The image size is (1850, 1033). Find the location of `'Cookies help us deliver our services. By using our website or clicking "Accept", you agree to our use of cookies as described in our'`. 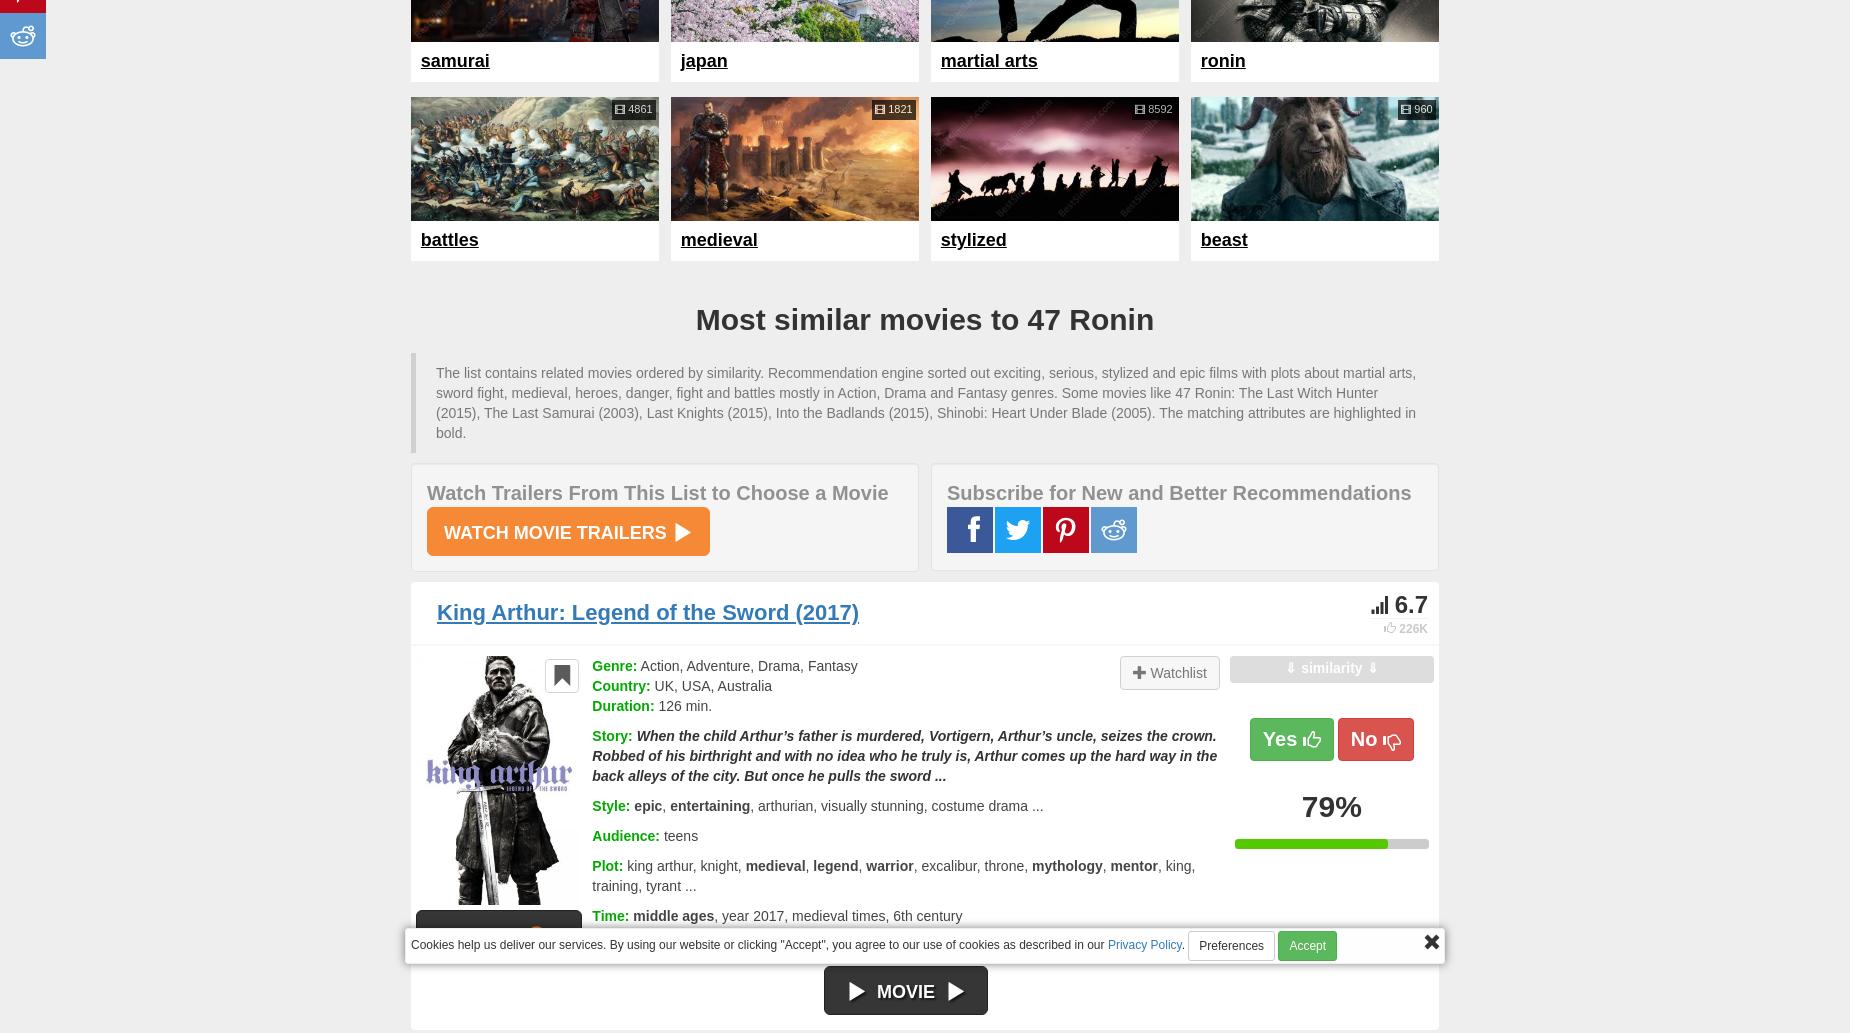

'Cookies help us deliver our services. By using our website or clicking "Accept", you agree to our use of cookies as described in our' is located at coordinates (410, 943).